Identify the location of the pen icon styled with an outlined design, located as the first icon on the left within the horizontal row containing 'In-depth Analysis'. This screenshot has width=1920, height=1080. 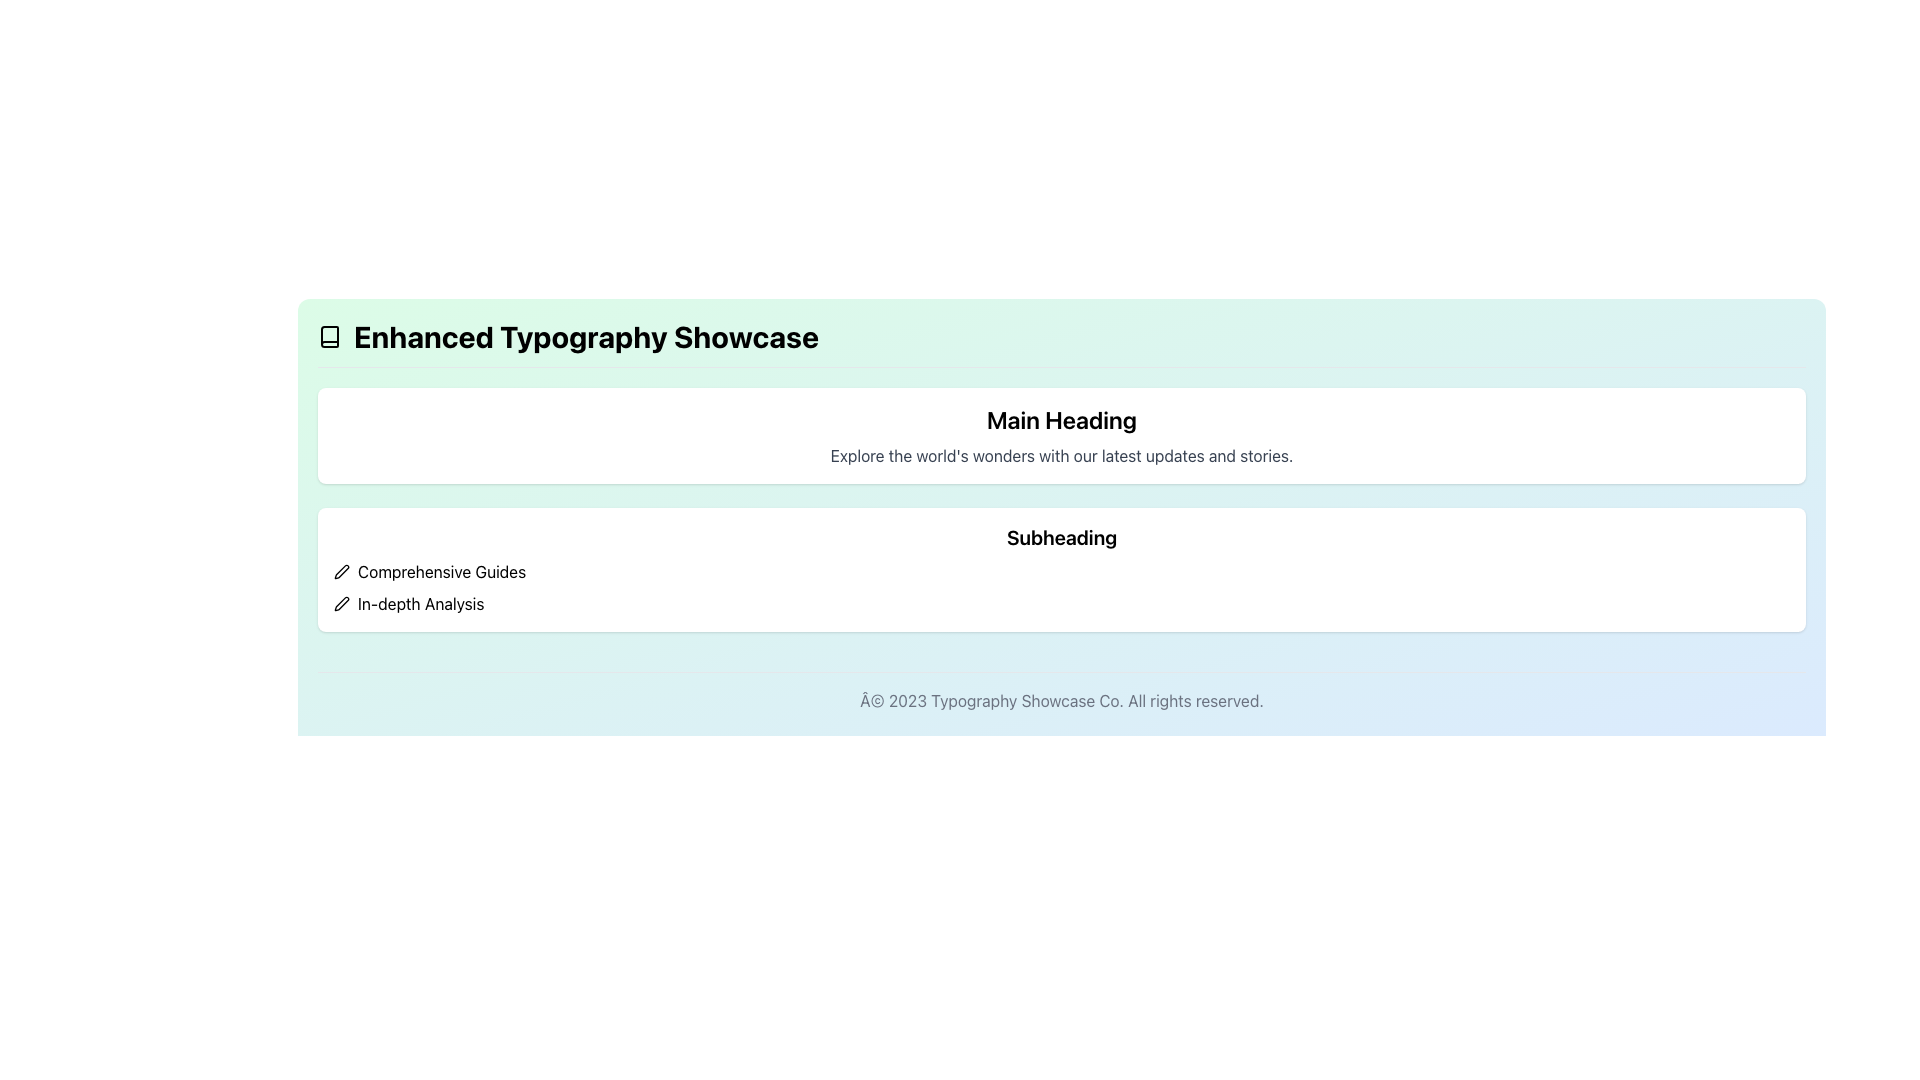
(341, 603).